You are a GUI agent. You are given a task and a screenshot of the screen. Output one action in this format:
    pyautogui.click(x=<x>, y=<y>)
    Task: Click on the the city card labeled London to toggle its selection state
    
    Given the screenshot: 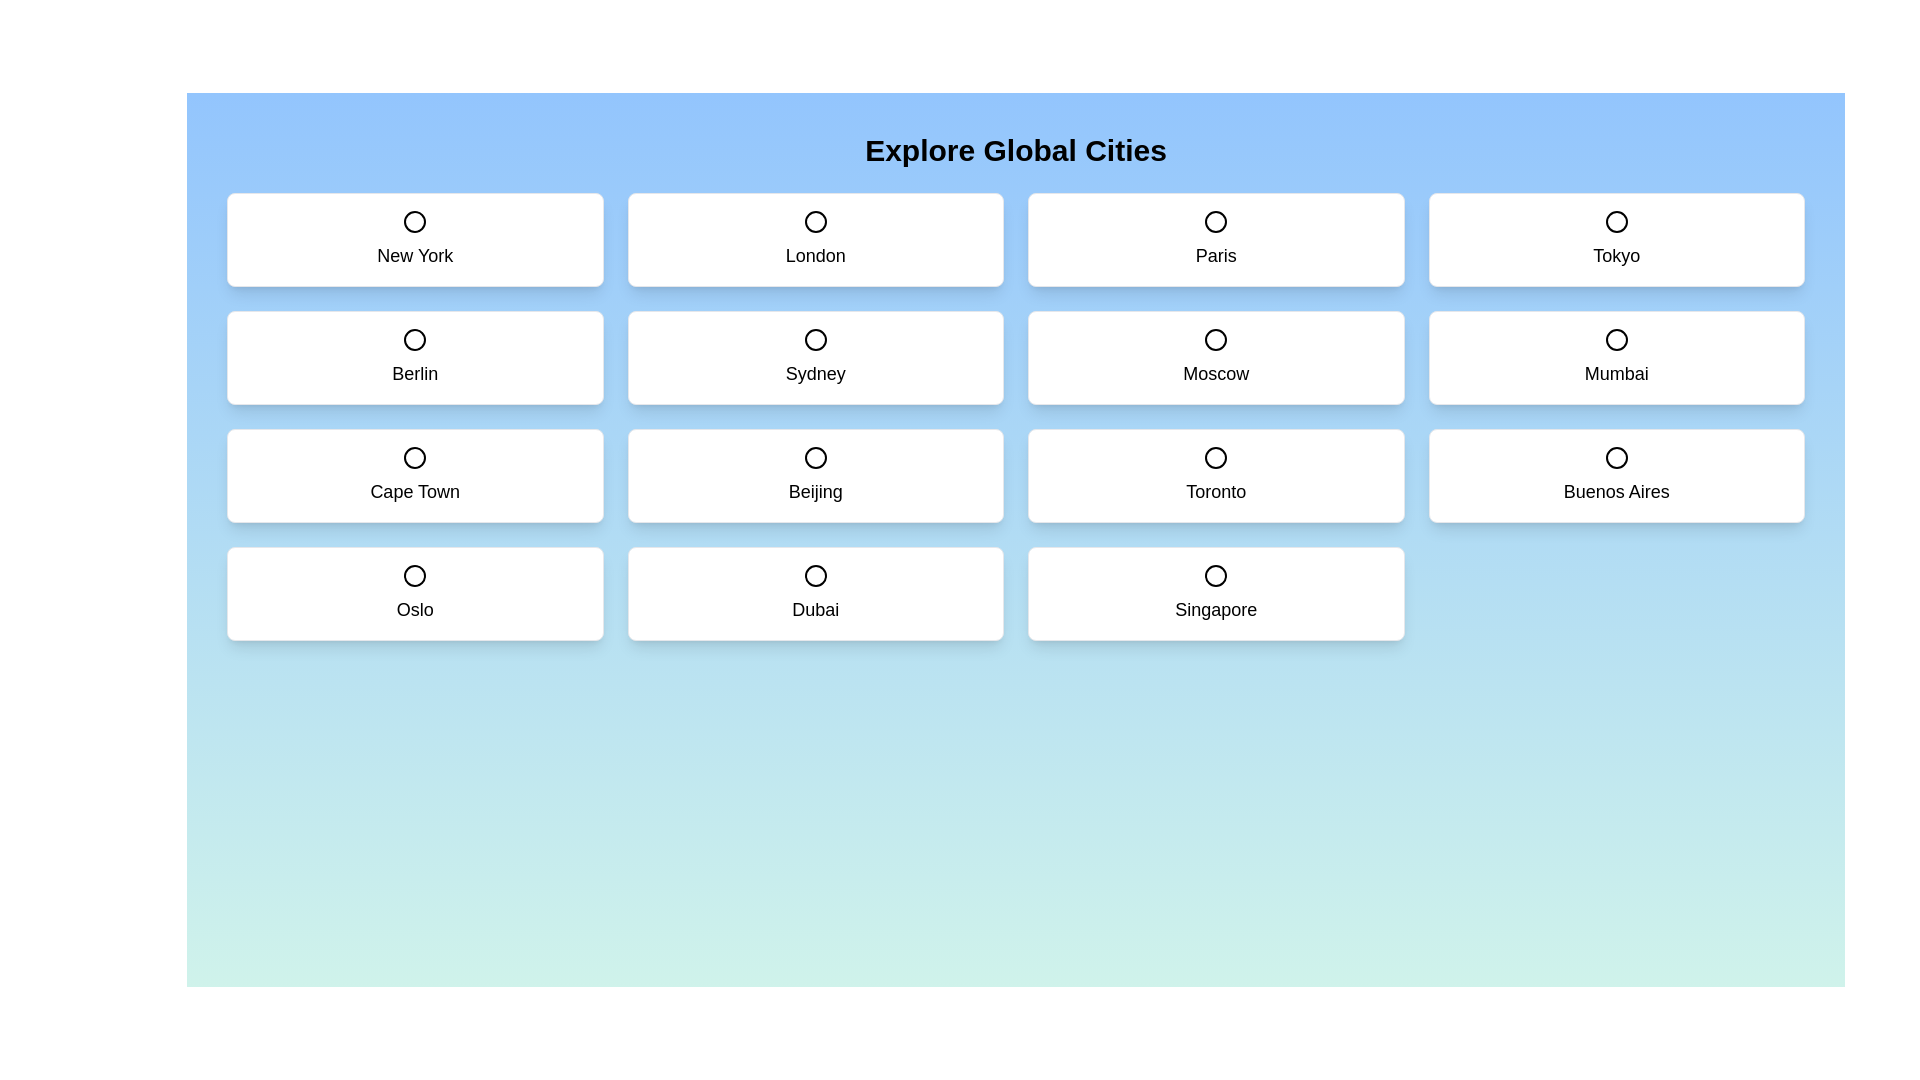 What is the action you would take?
    pyautogui.click(x=815, y=238)
    